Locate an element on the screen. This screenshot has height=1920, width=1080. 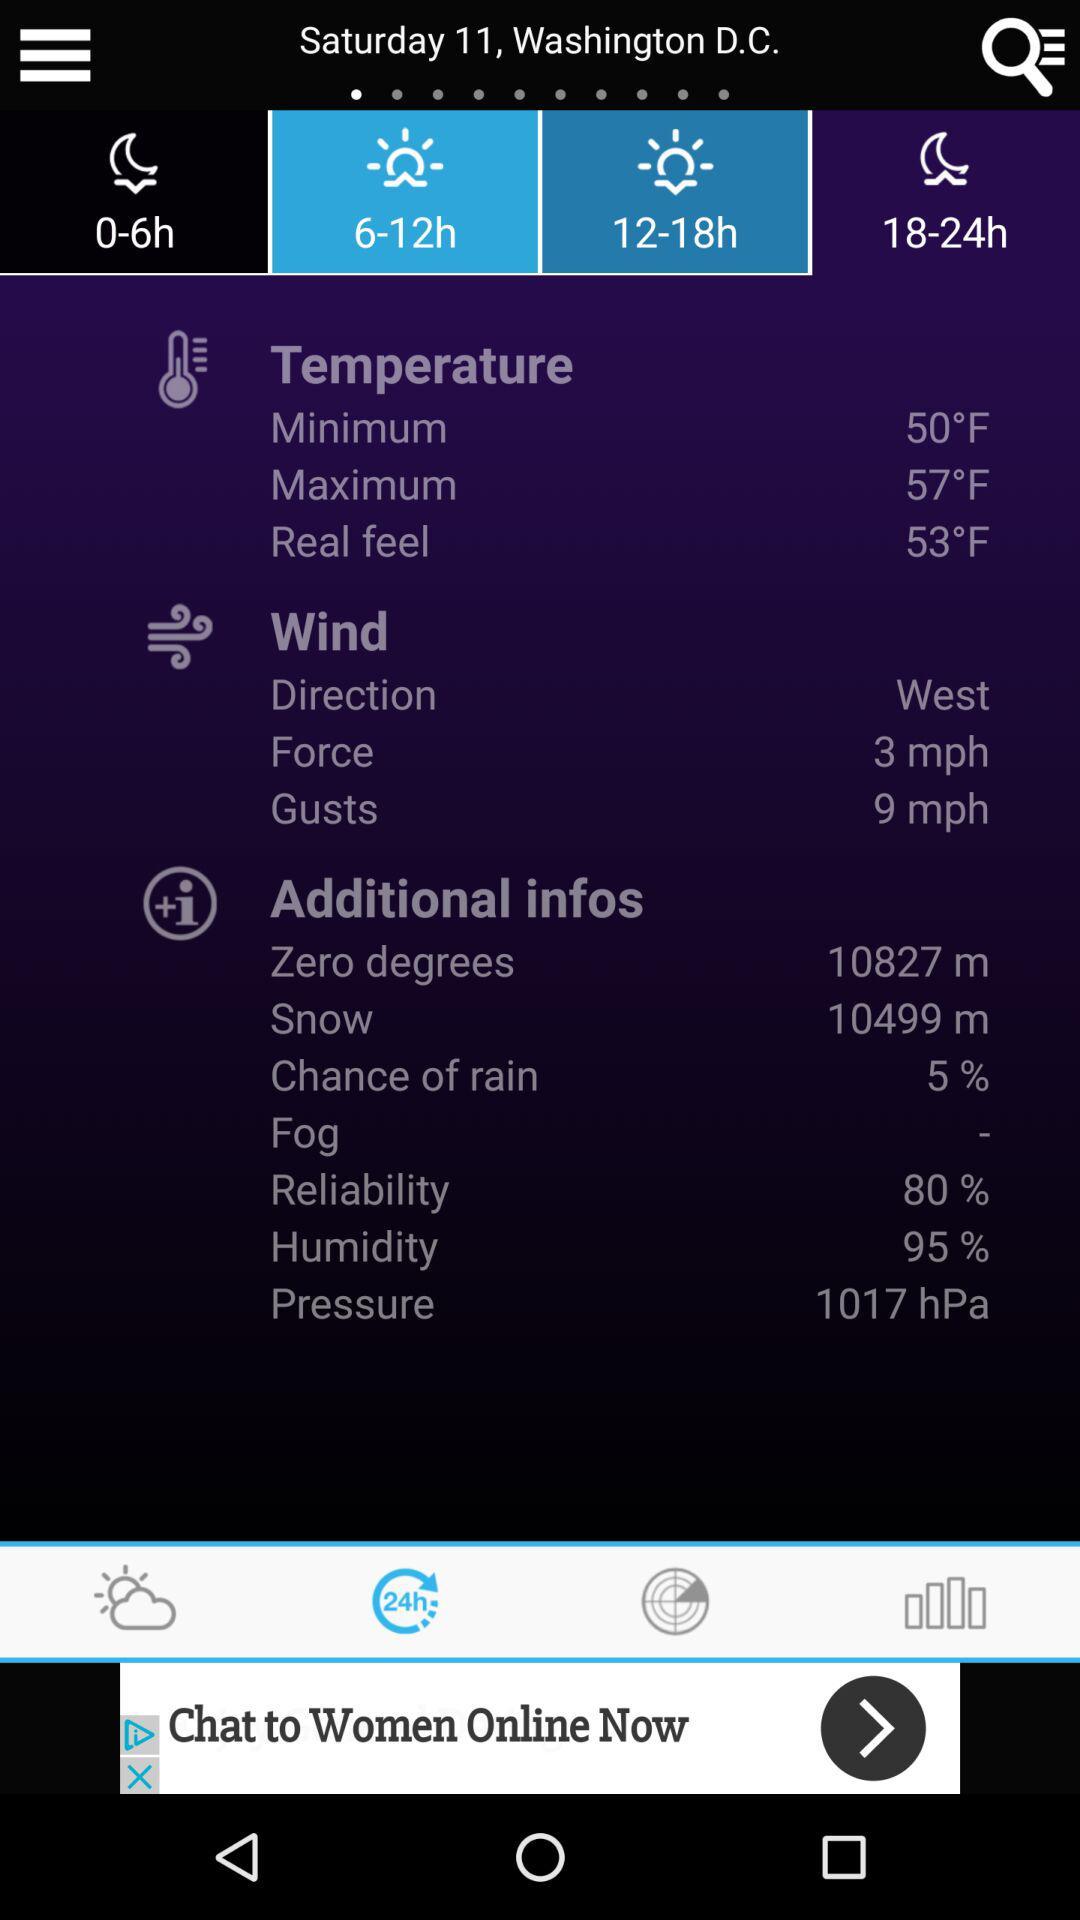
can search what we dont know is located at coordinates (1024, 55).